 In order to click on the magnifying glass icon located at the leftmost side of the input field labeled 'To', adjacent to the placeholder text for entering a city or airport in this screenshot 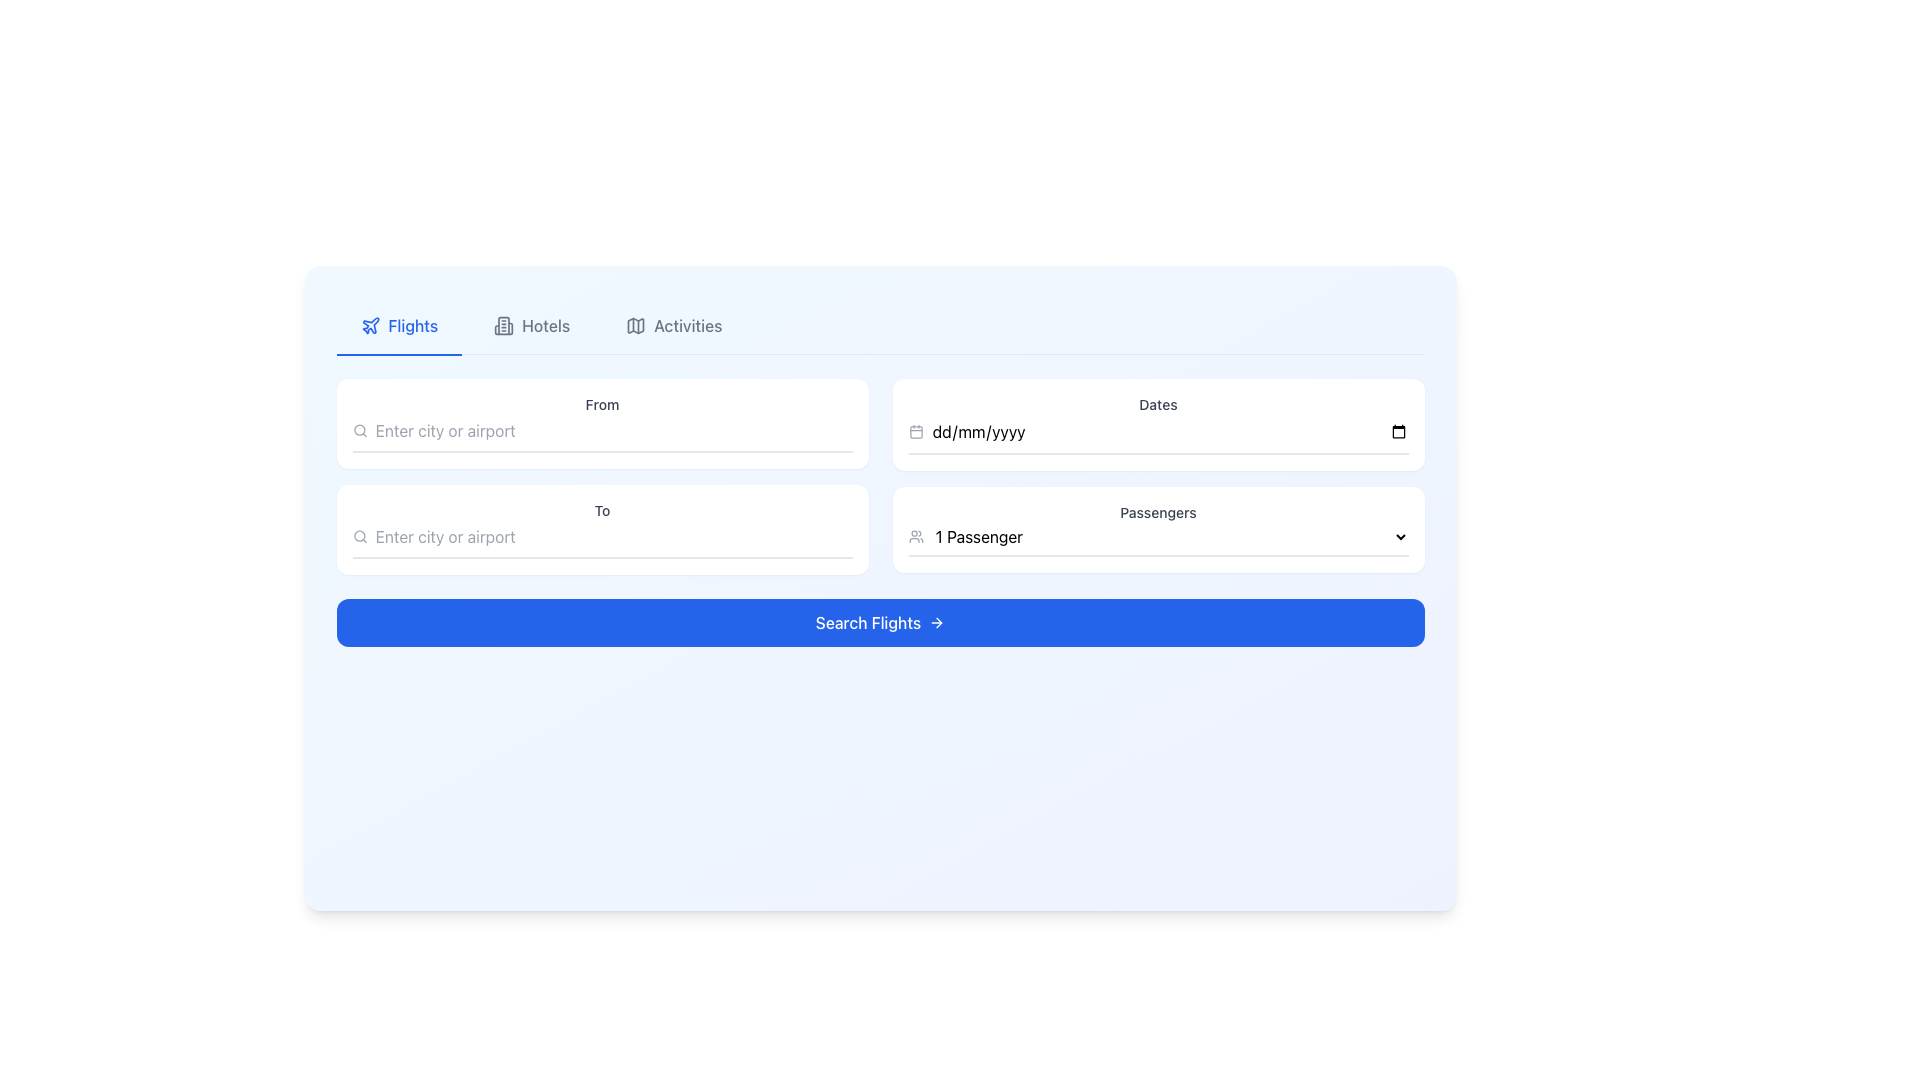, I will do `click(360, 535)`.